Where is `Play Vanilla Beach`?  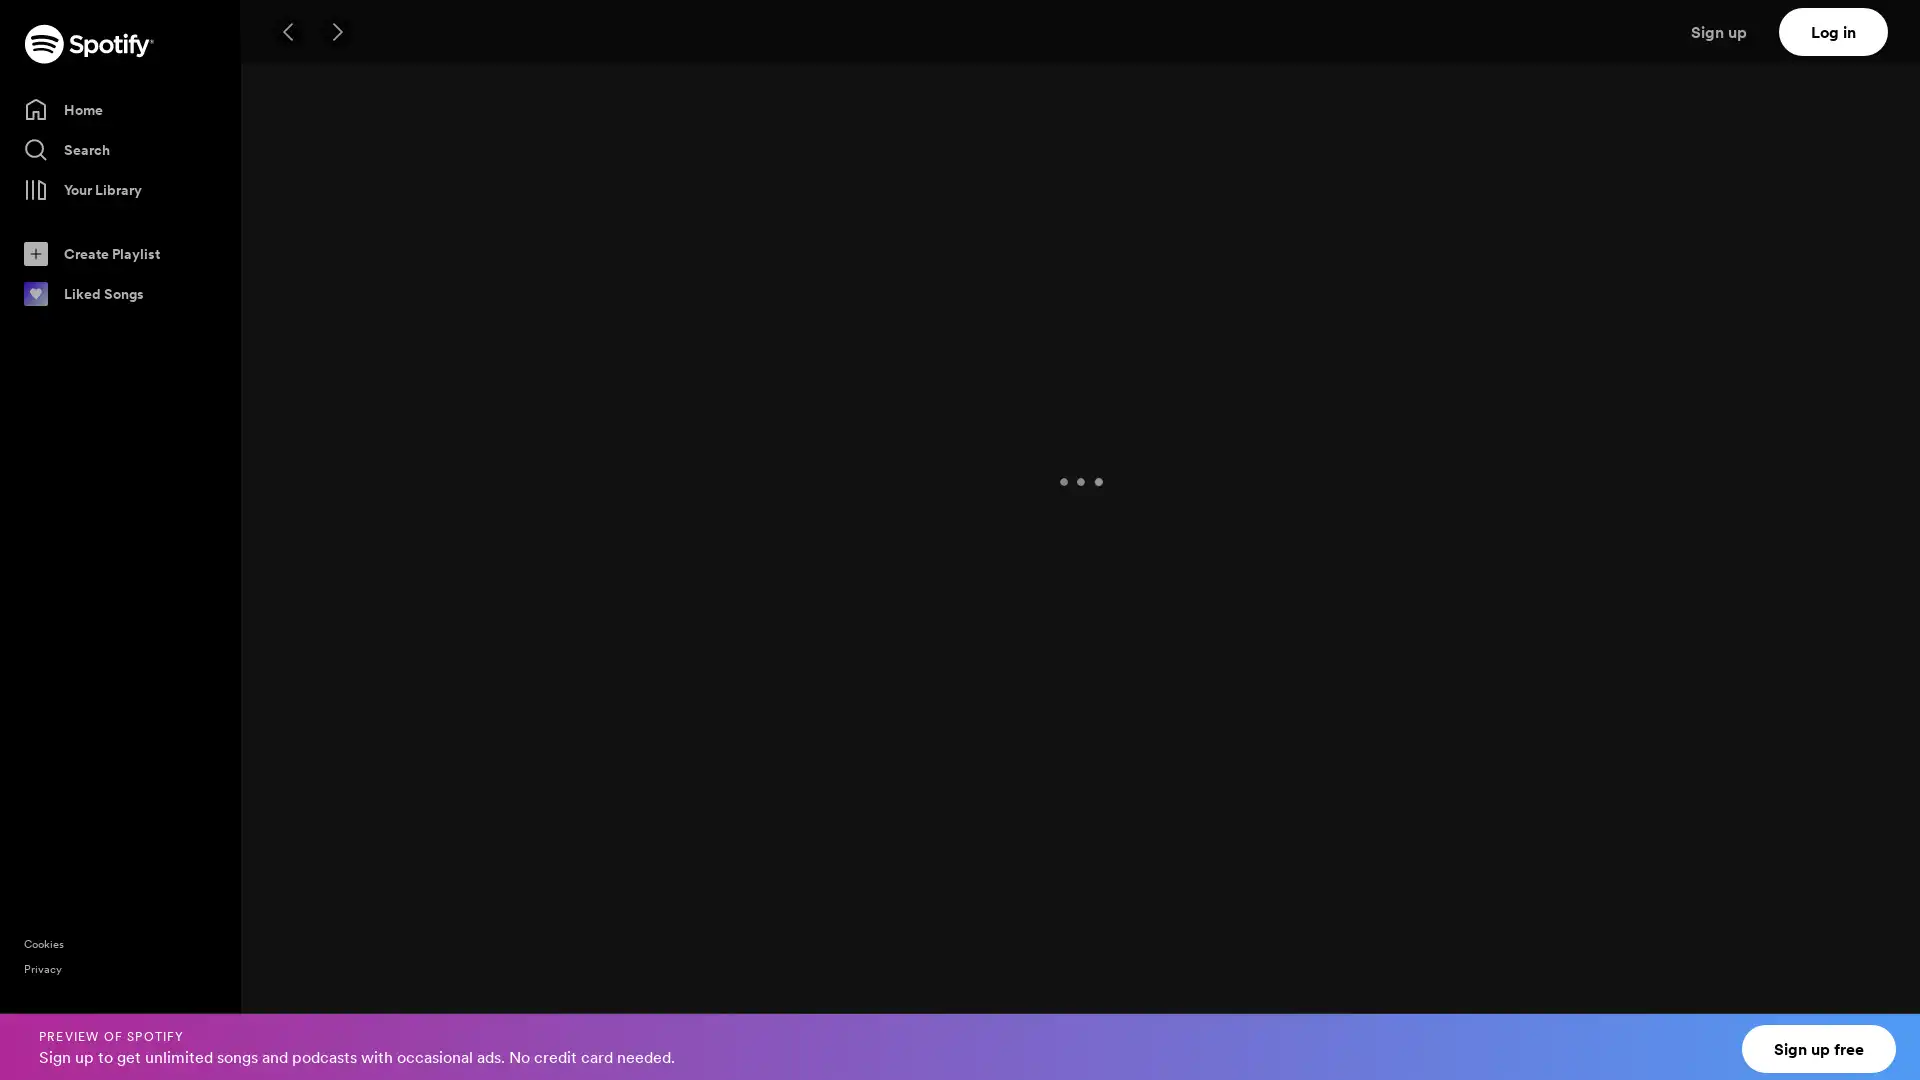 Play Vanilla Beach is located at coordinates (1635, 955).